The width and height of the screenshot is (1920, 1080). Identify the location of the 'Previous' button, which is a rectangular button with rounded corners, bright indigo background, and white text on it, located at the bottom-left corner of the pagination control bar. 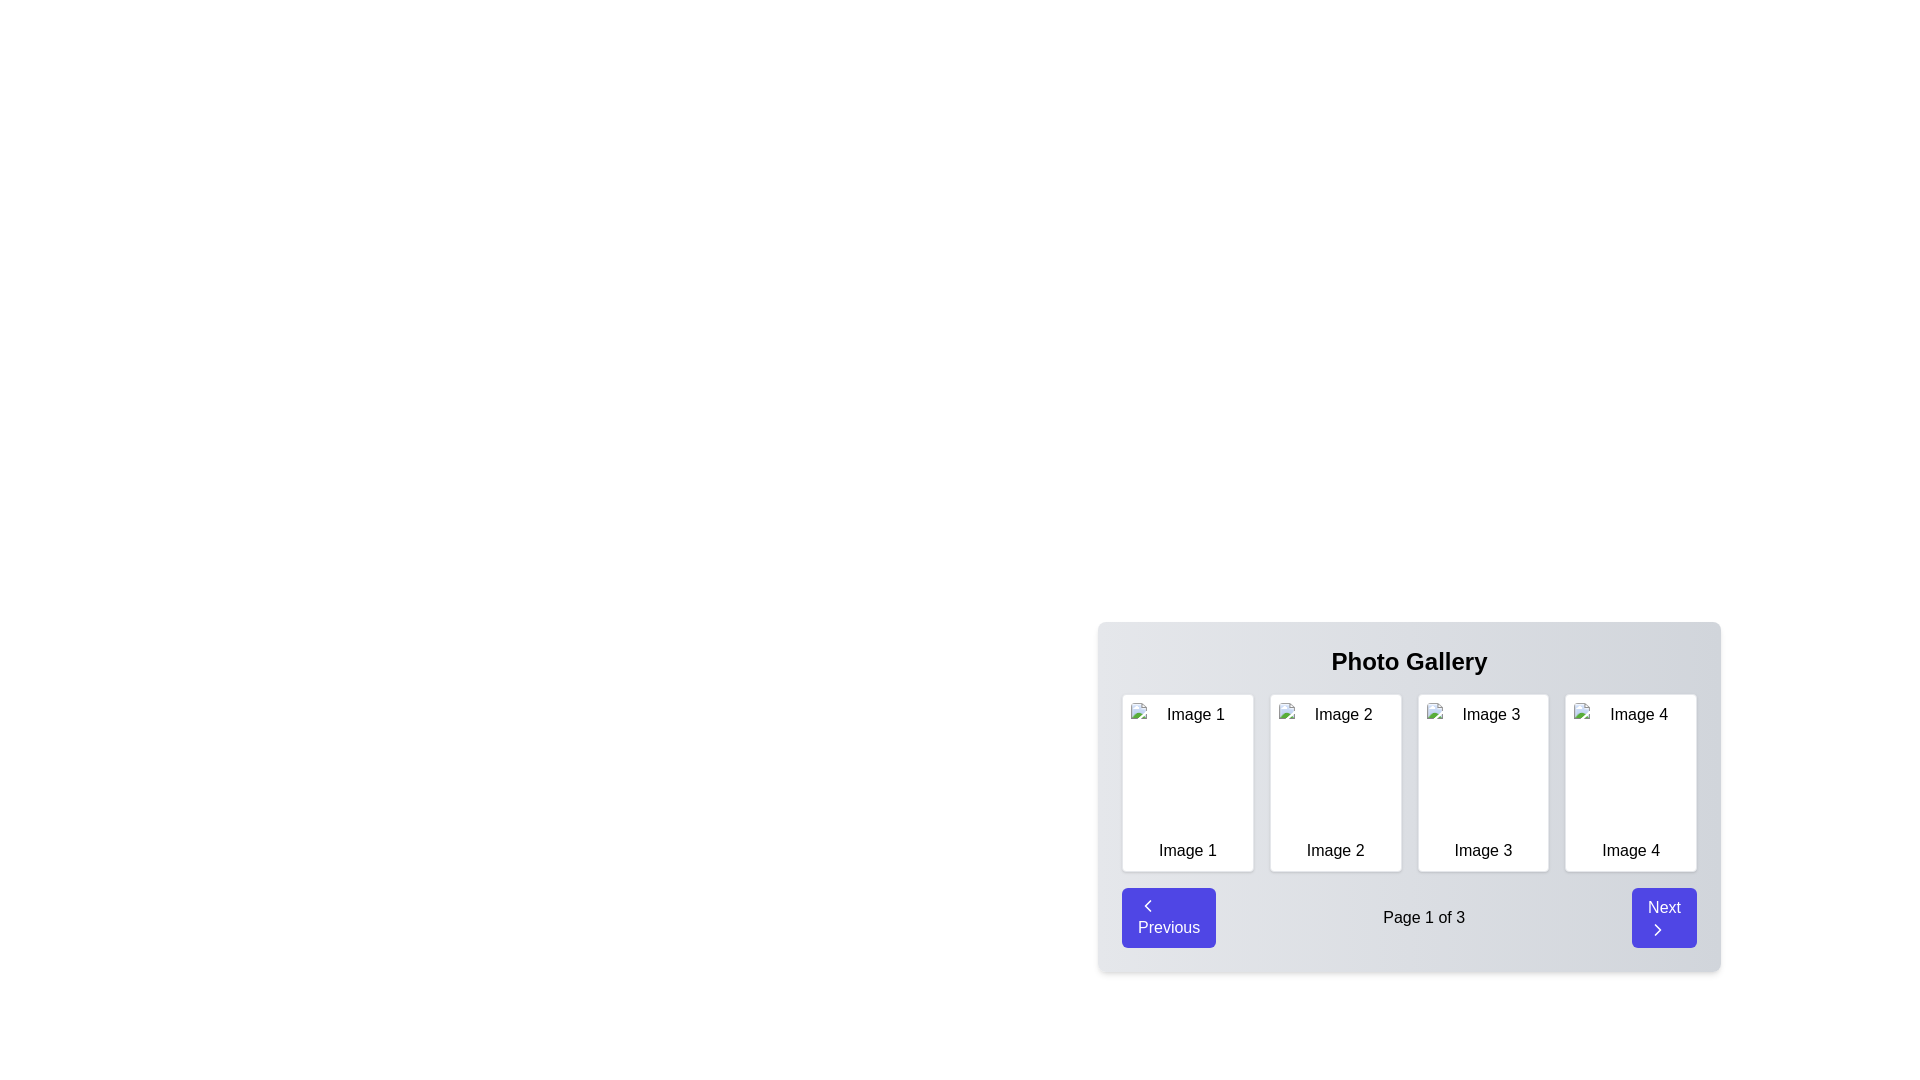
(1169, 918).